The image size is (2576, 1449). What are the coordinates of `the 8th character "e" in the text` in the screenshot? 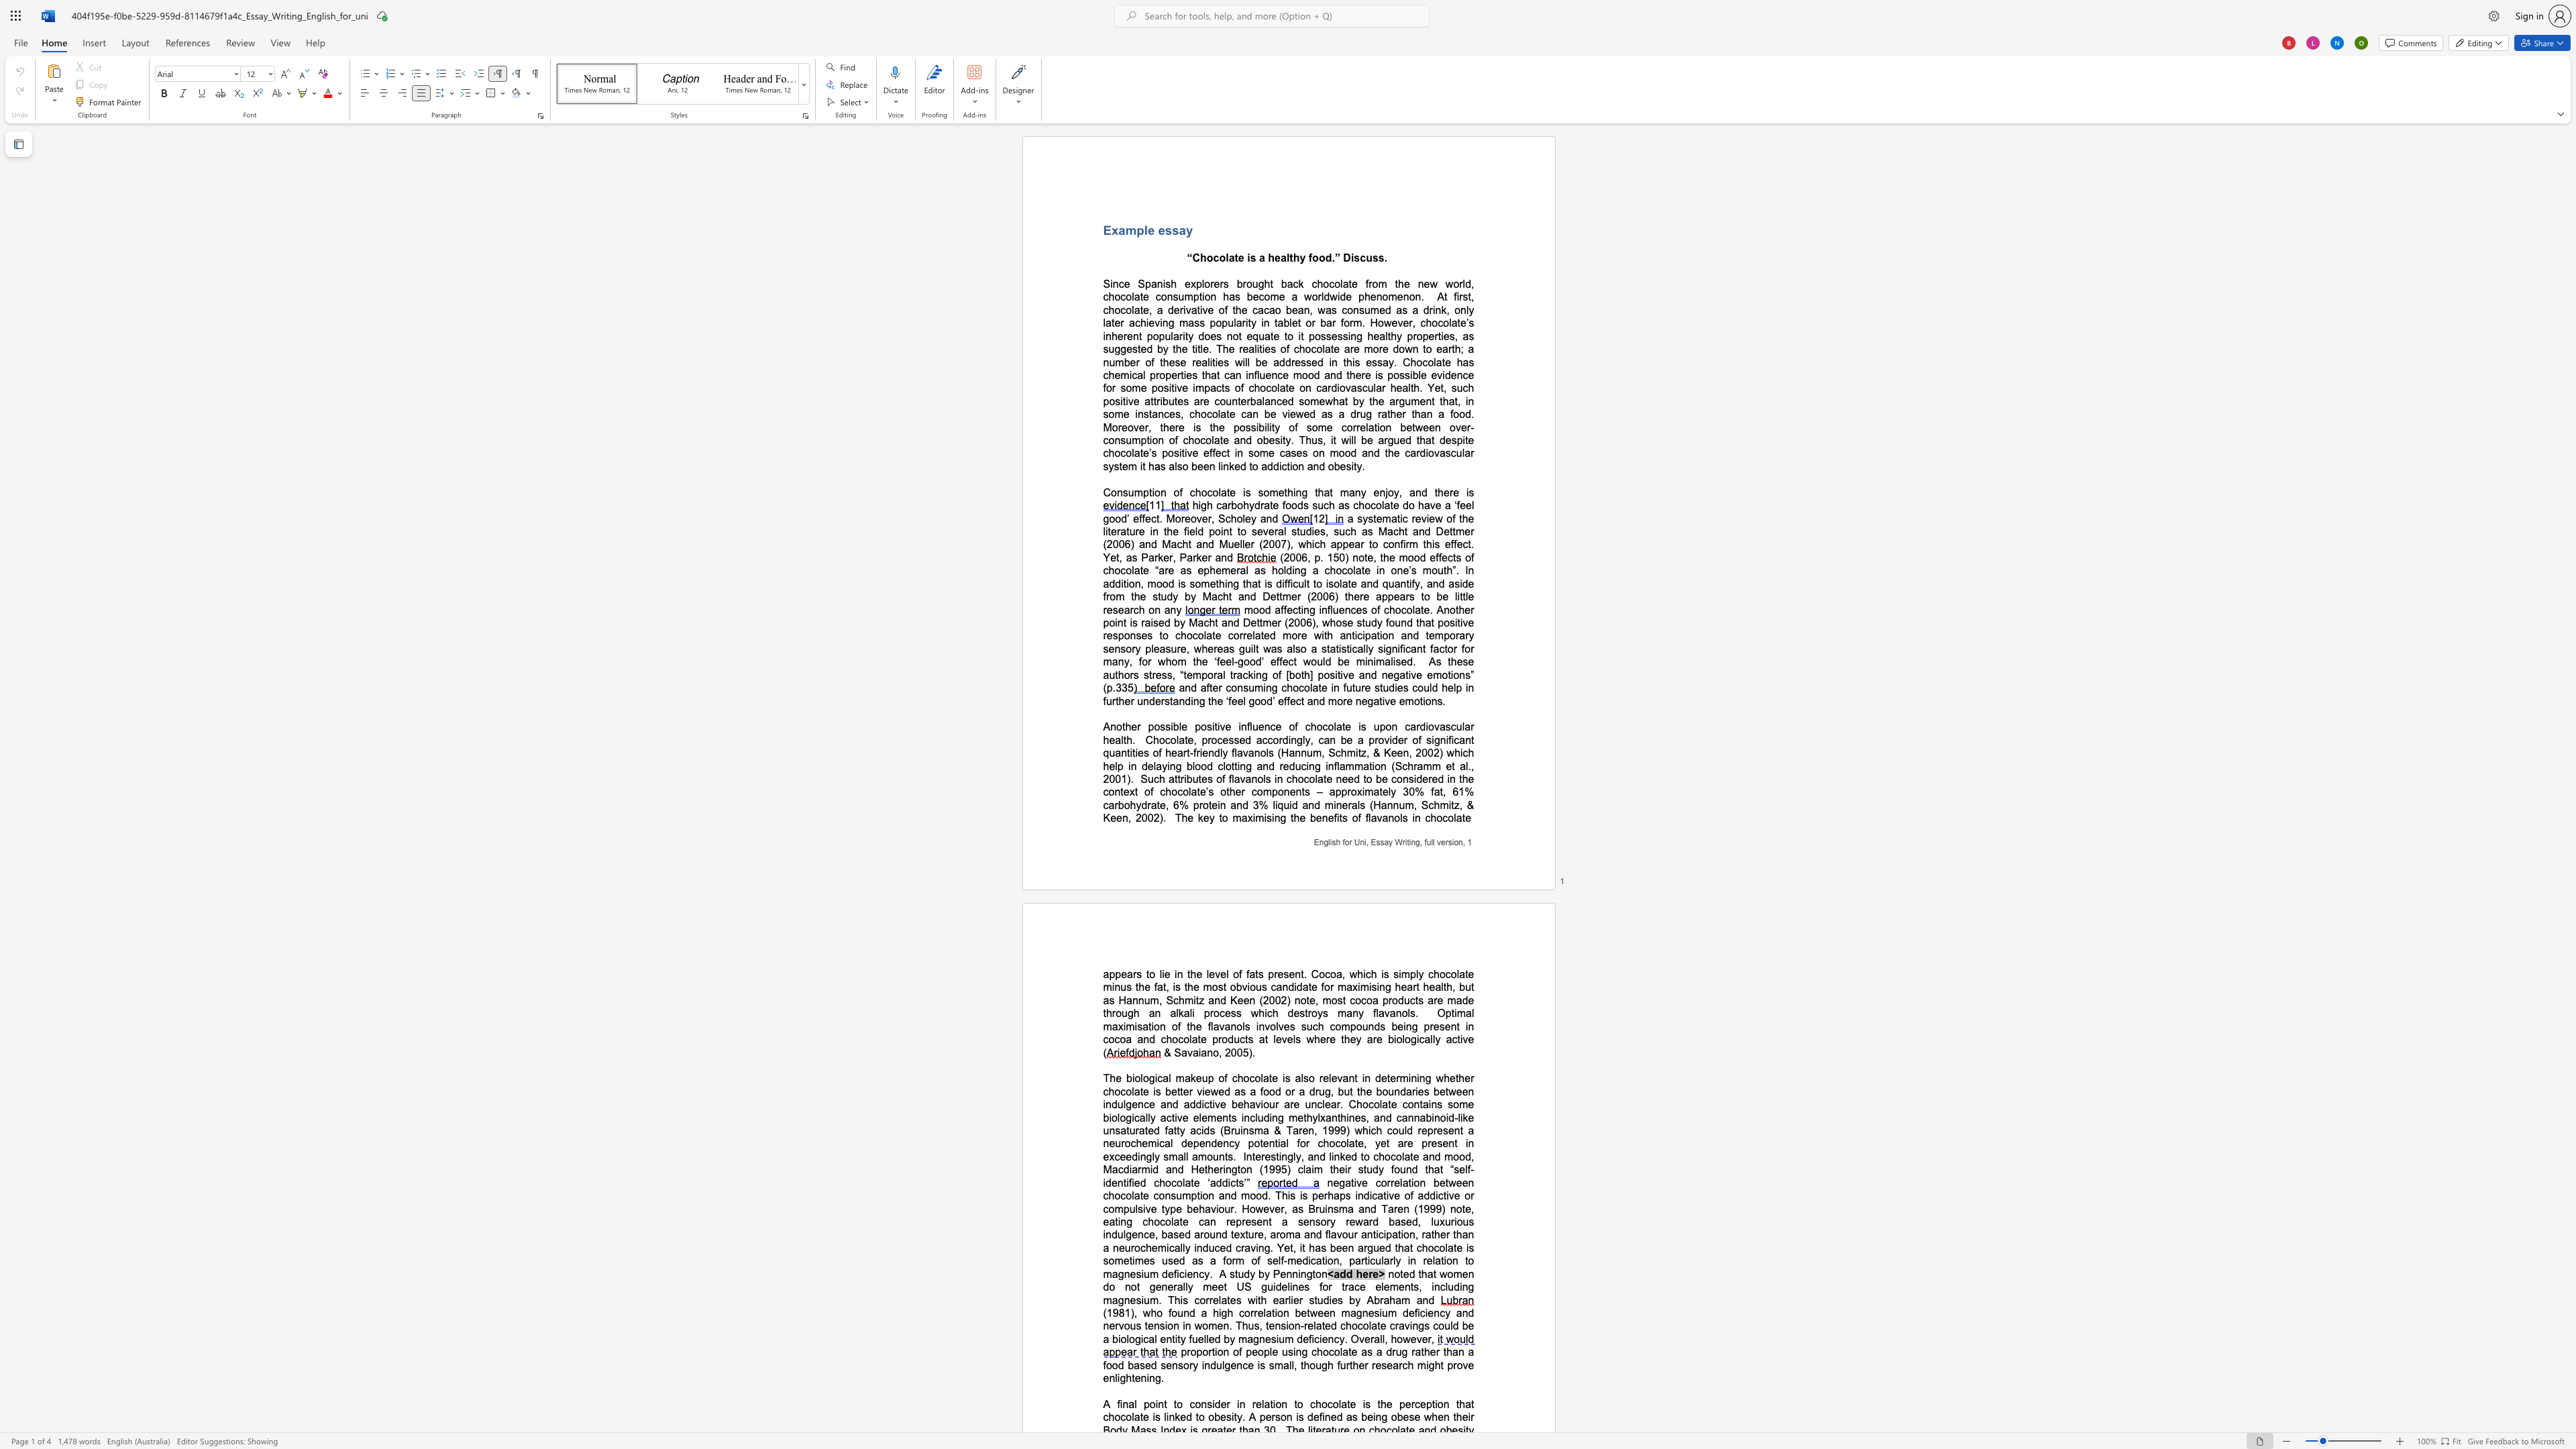 It's located at (1205, 400).